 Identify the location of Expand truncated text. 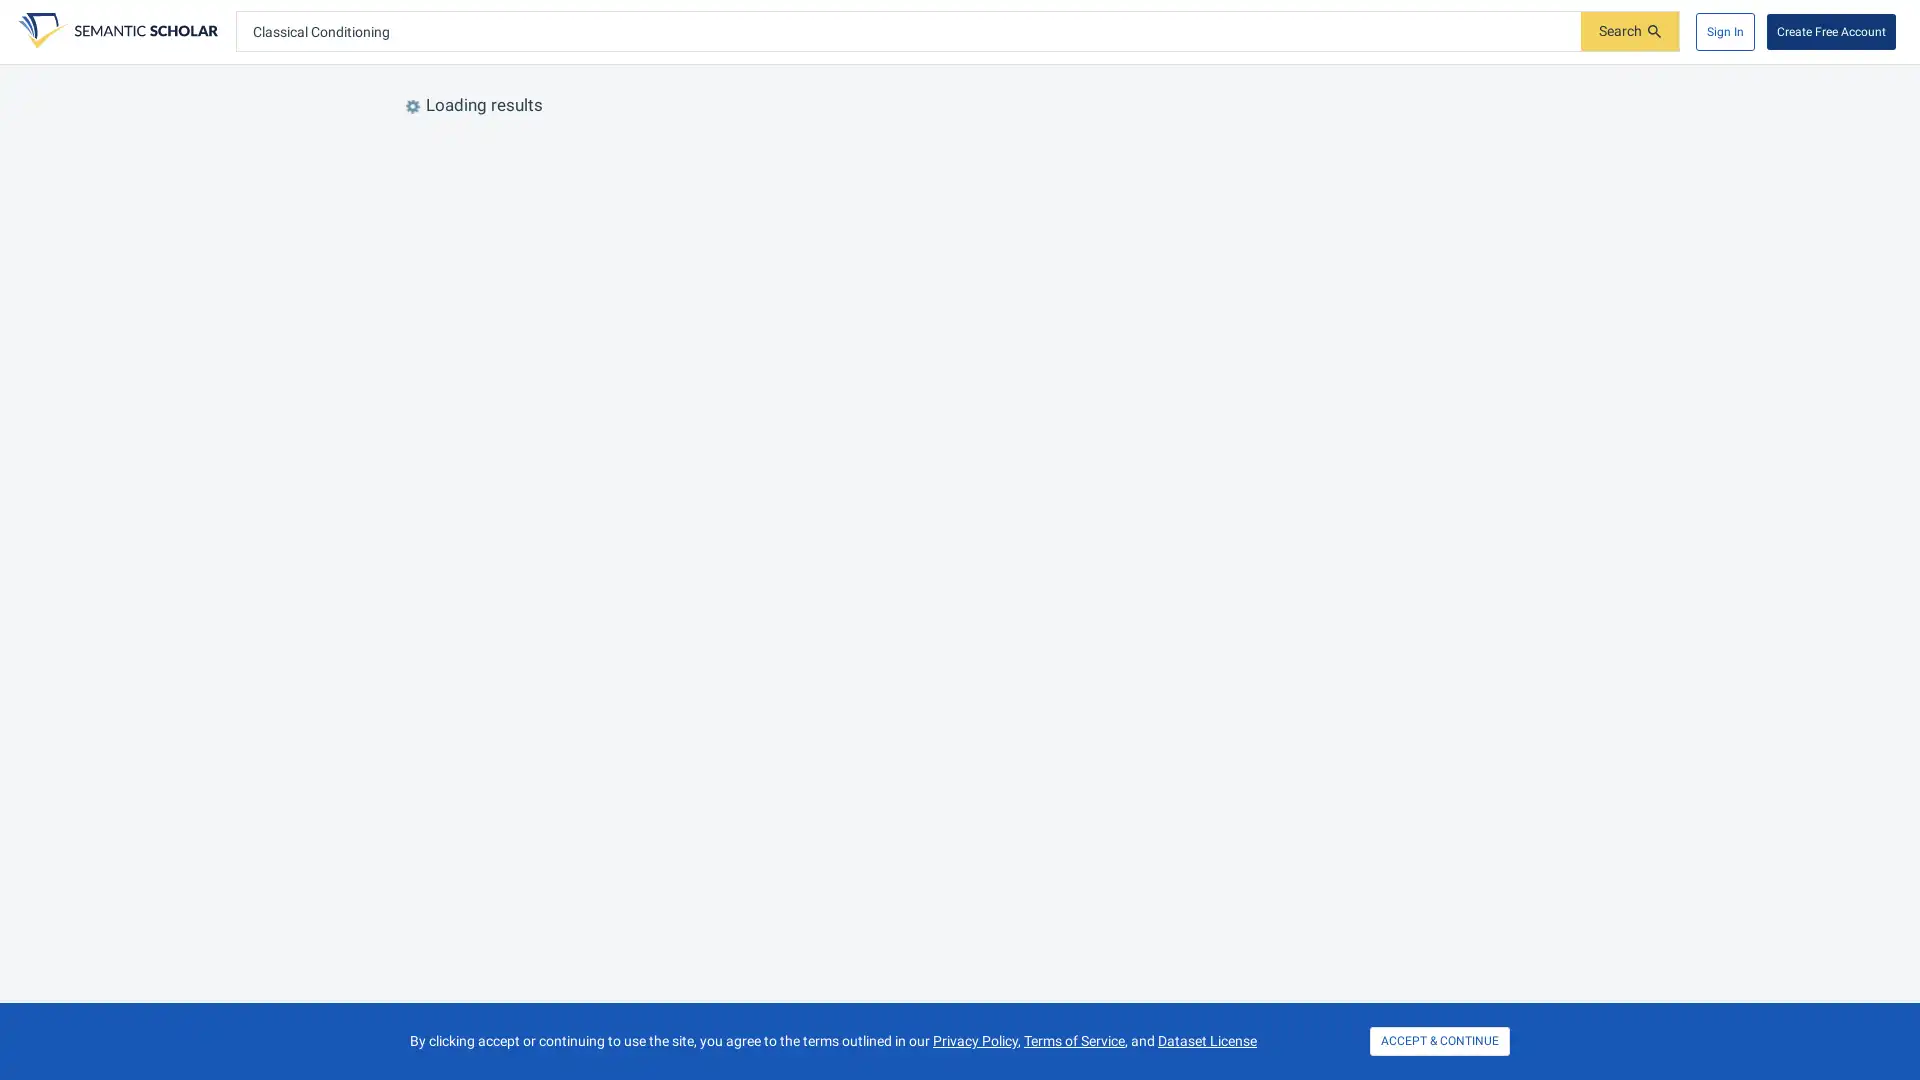
(815, 999).